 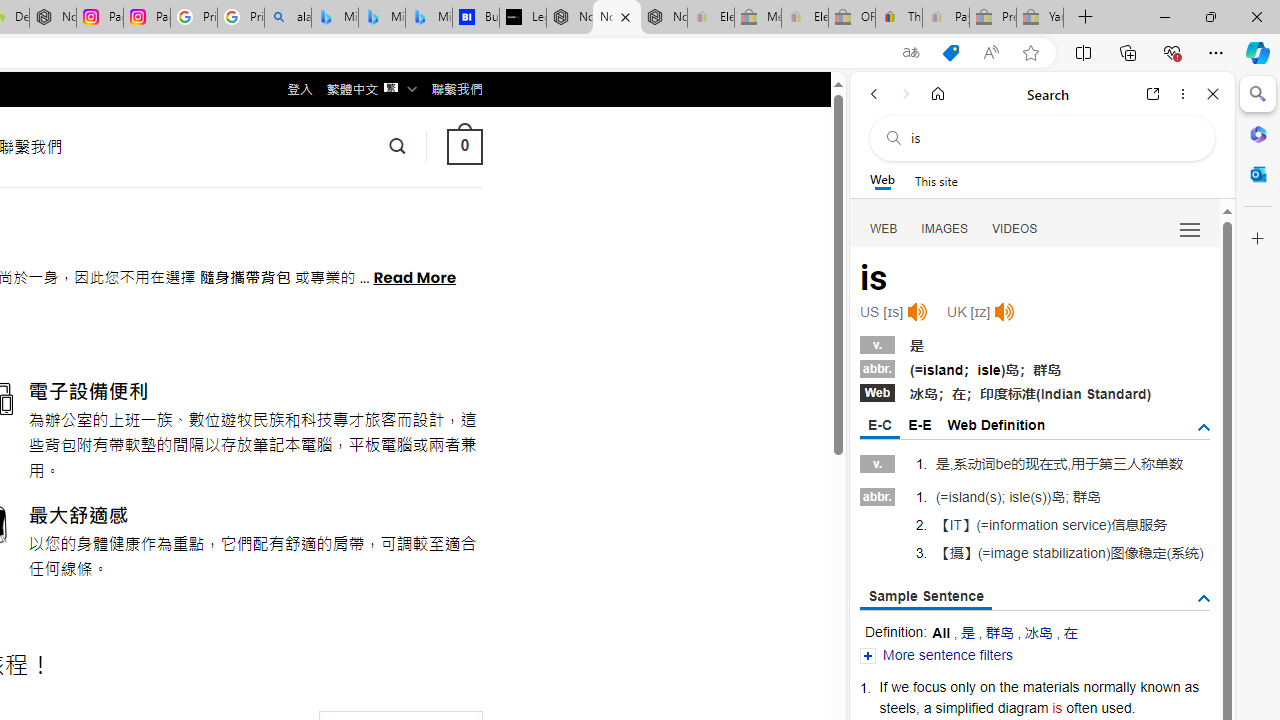 I want to click on 'Read More', so click(x=413, y=276).